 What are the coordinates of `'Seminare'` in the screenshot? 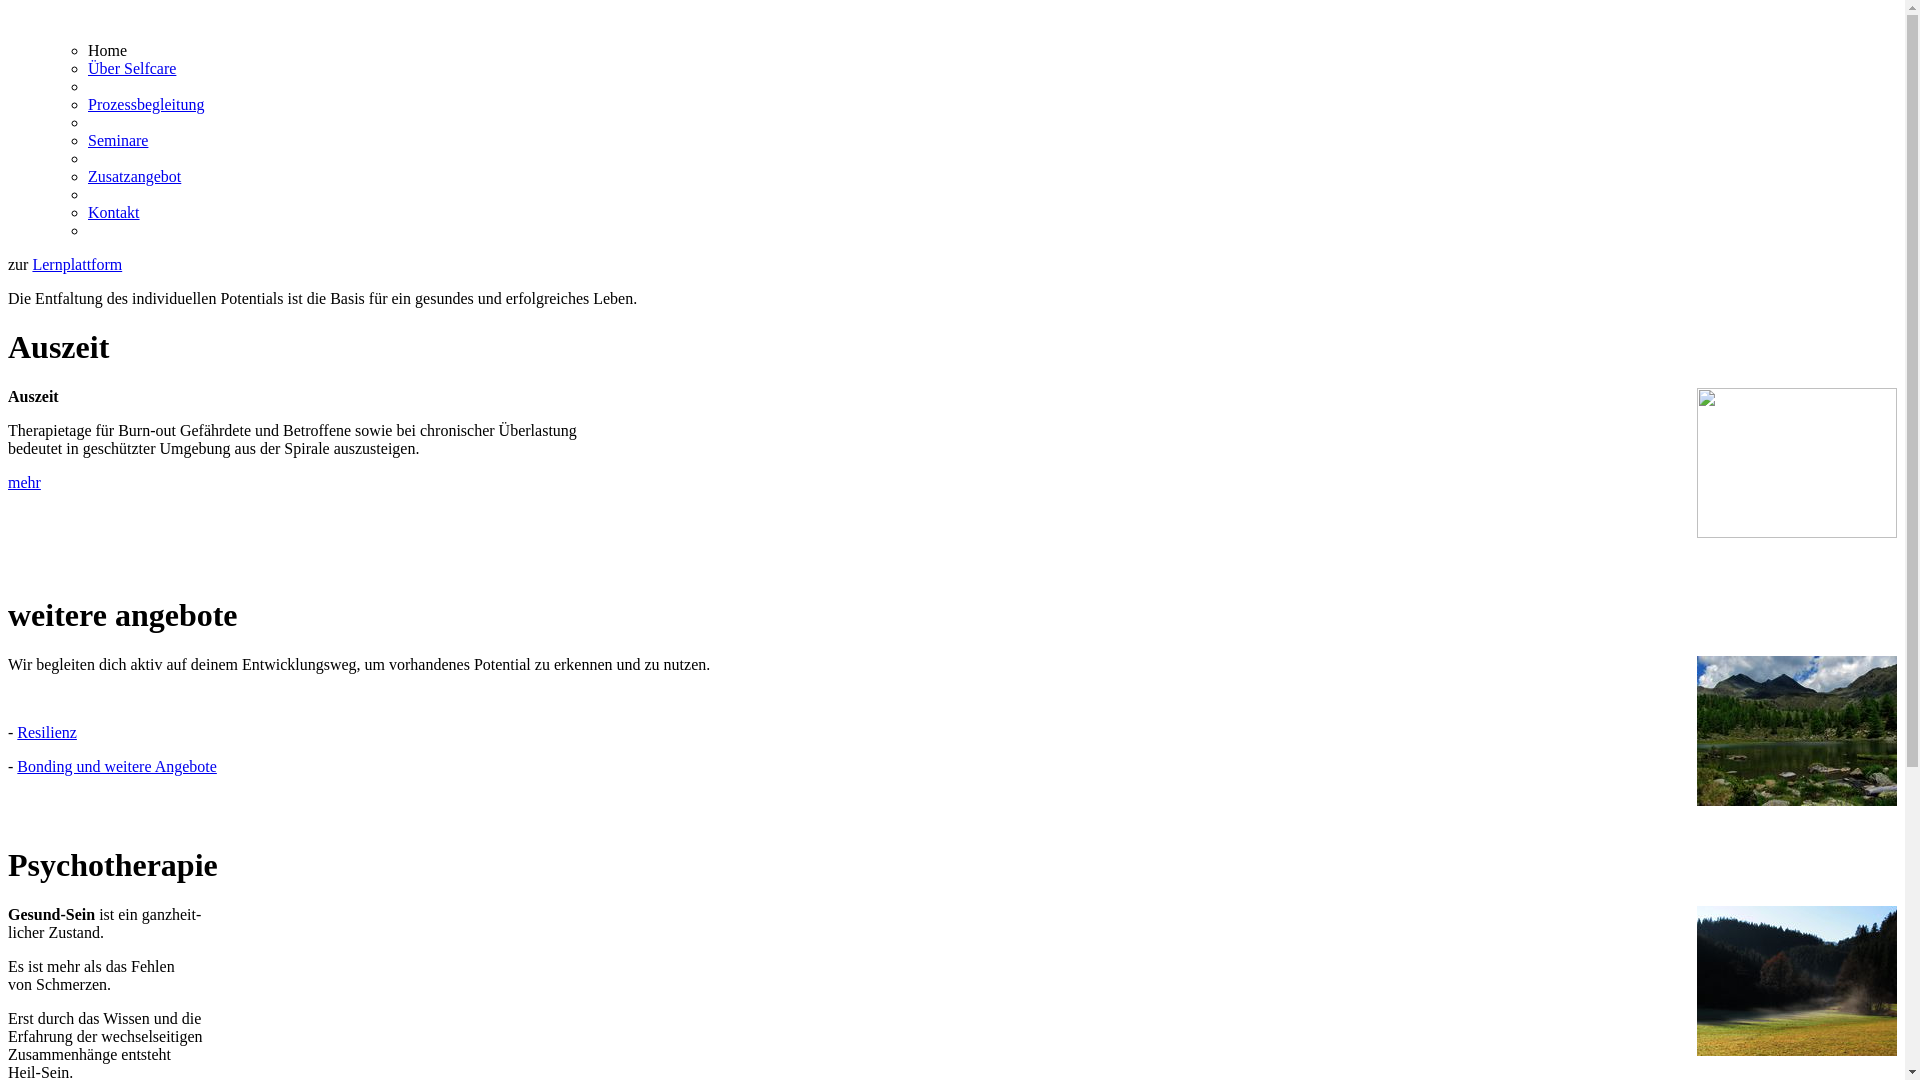 It's located at (117, 139).